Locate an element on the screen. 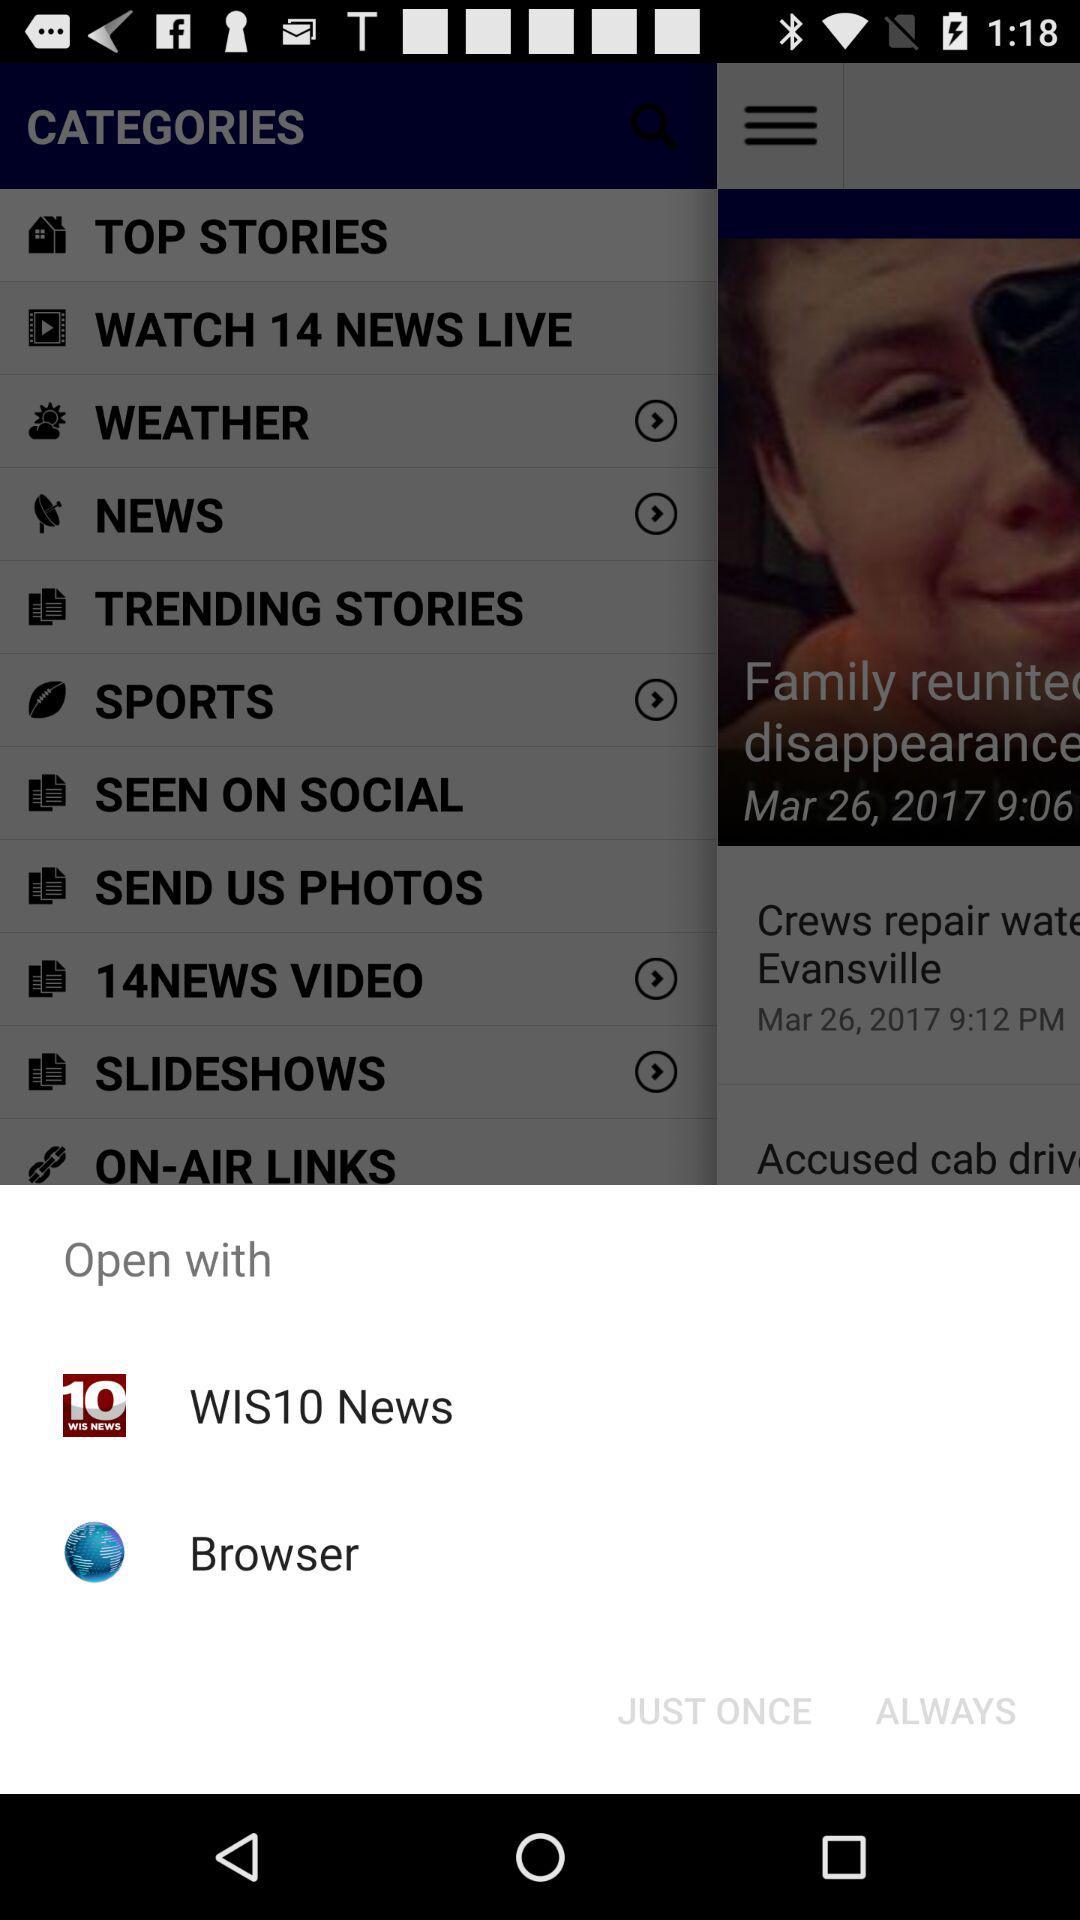 Image resolution: width=1080 pixels, height=1920 pixels. item below the wis10 news is located at coordinates (274, 1551).